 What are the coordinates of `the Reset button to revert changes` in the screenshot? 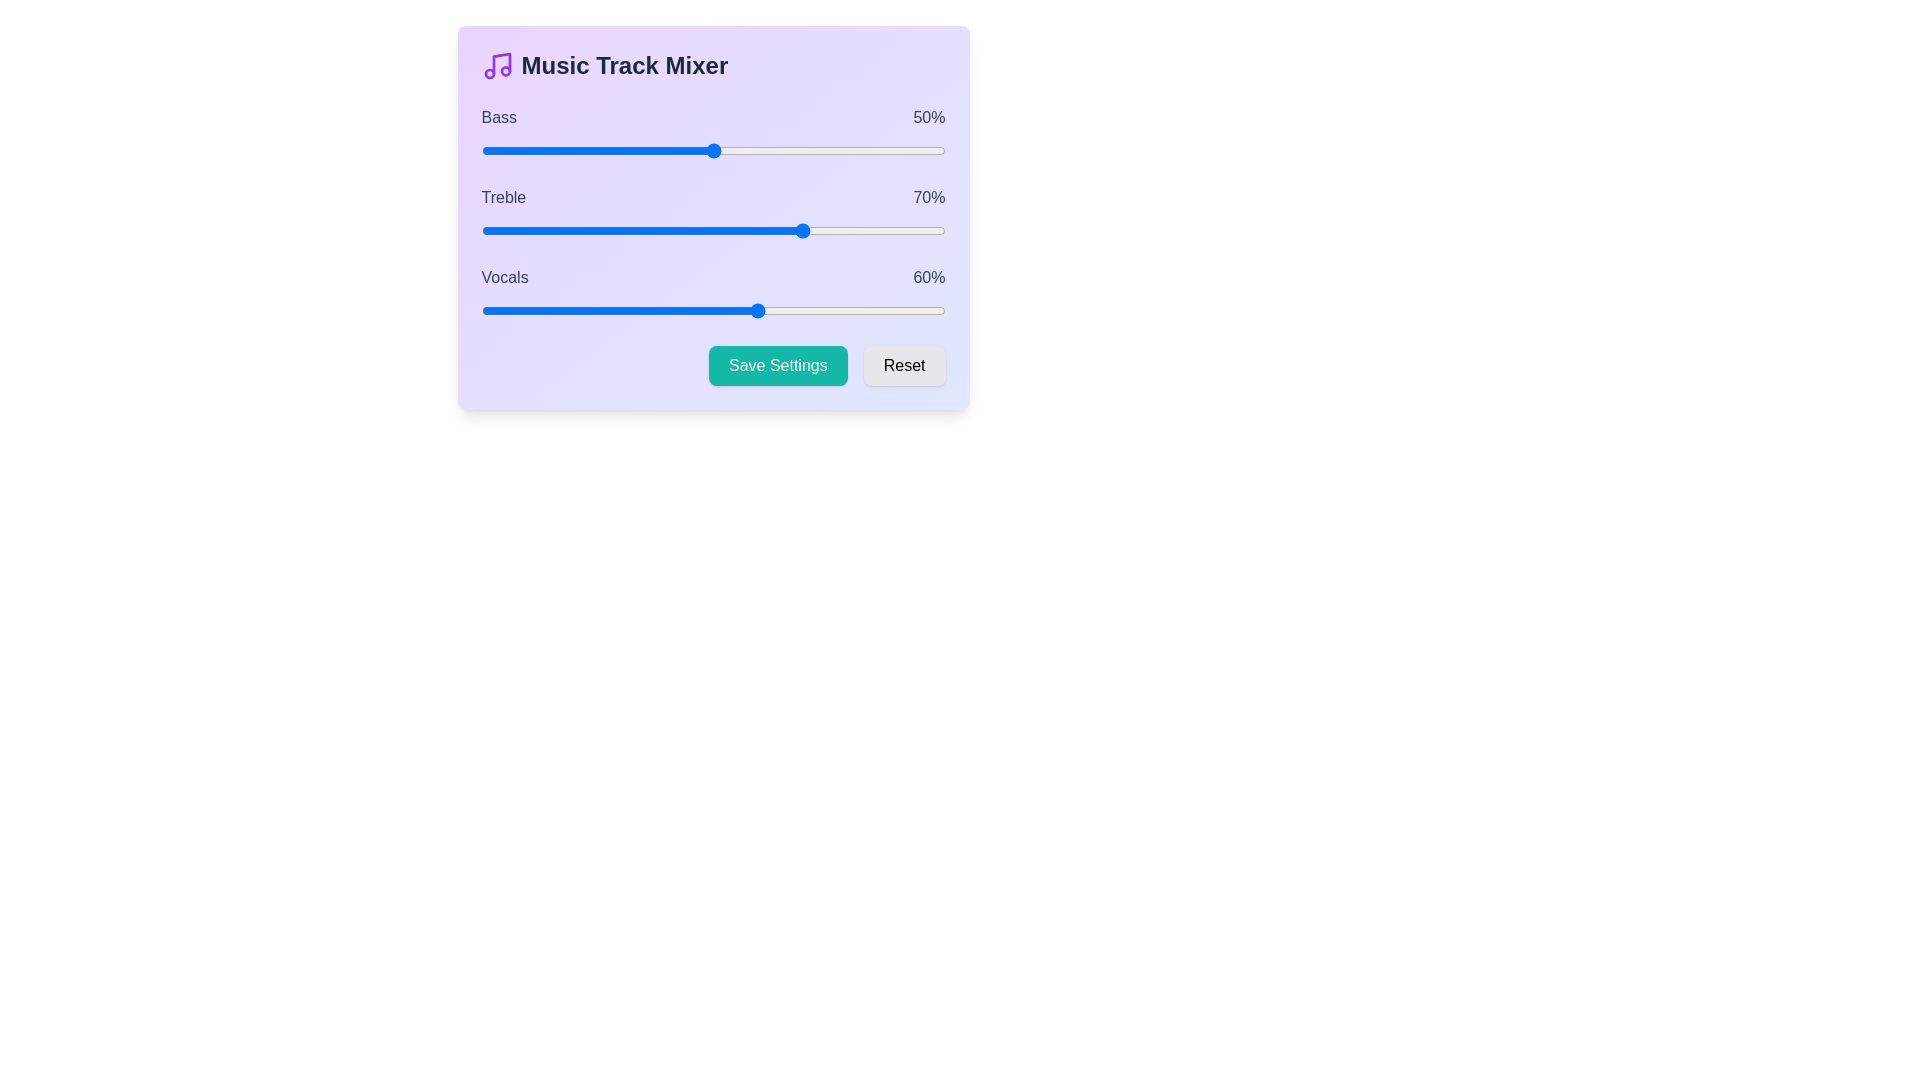 It's located at (903, 366).